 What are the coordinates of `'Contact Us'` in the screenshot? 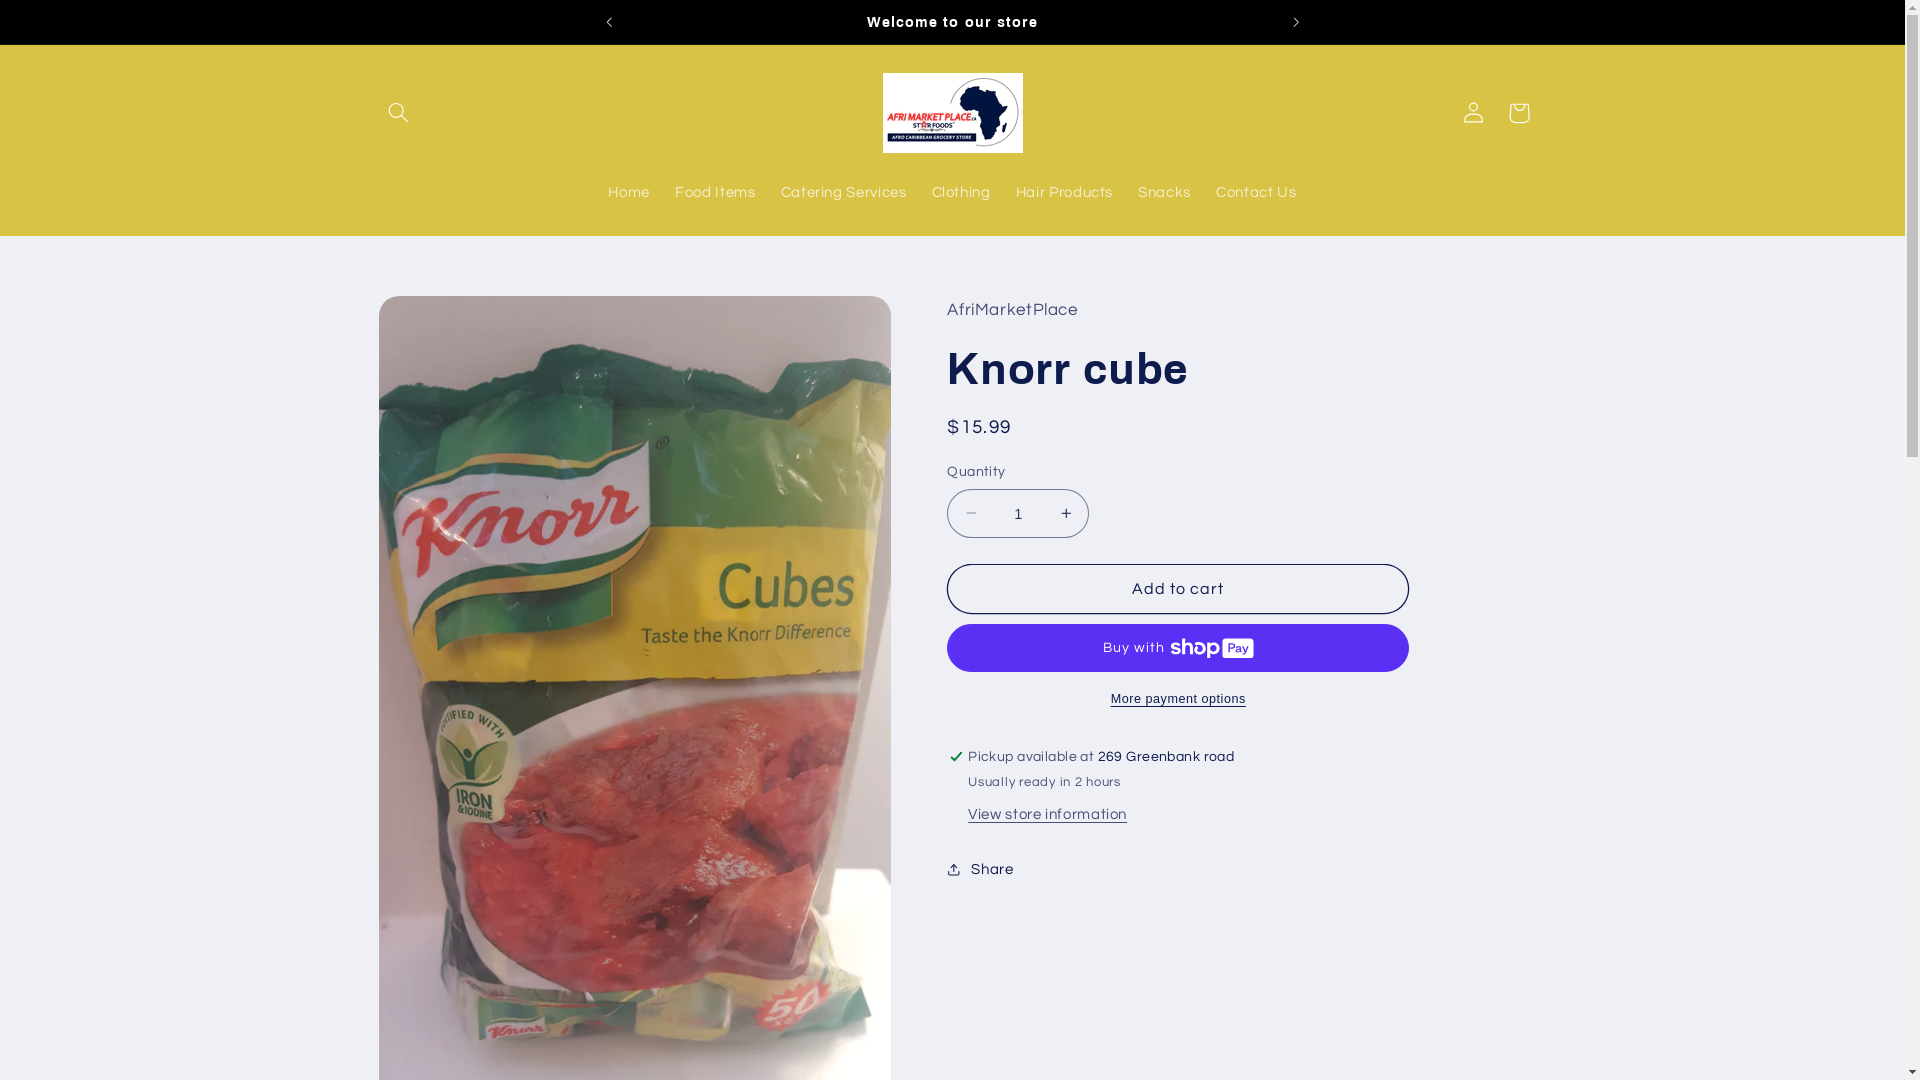 It's located at (1256, 193).